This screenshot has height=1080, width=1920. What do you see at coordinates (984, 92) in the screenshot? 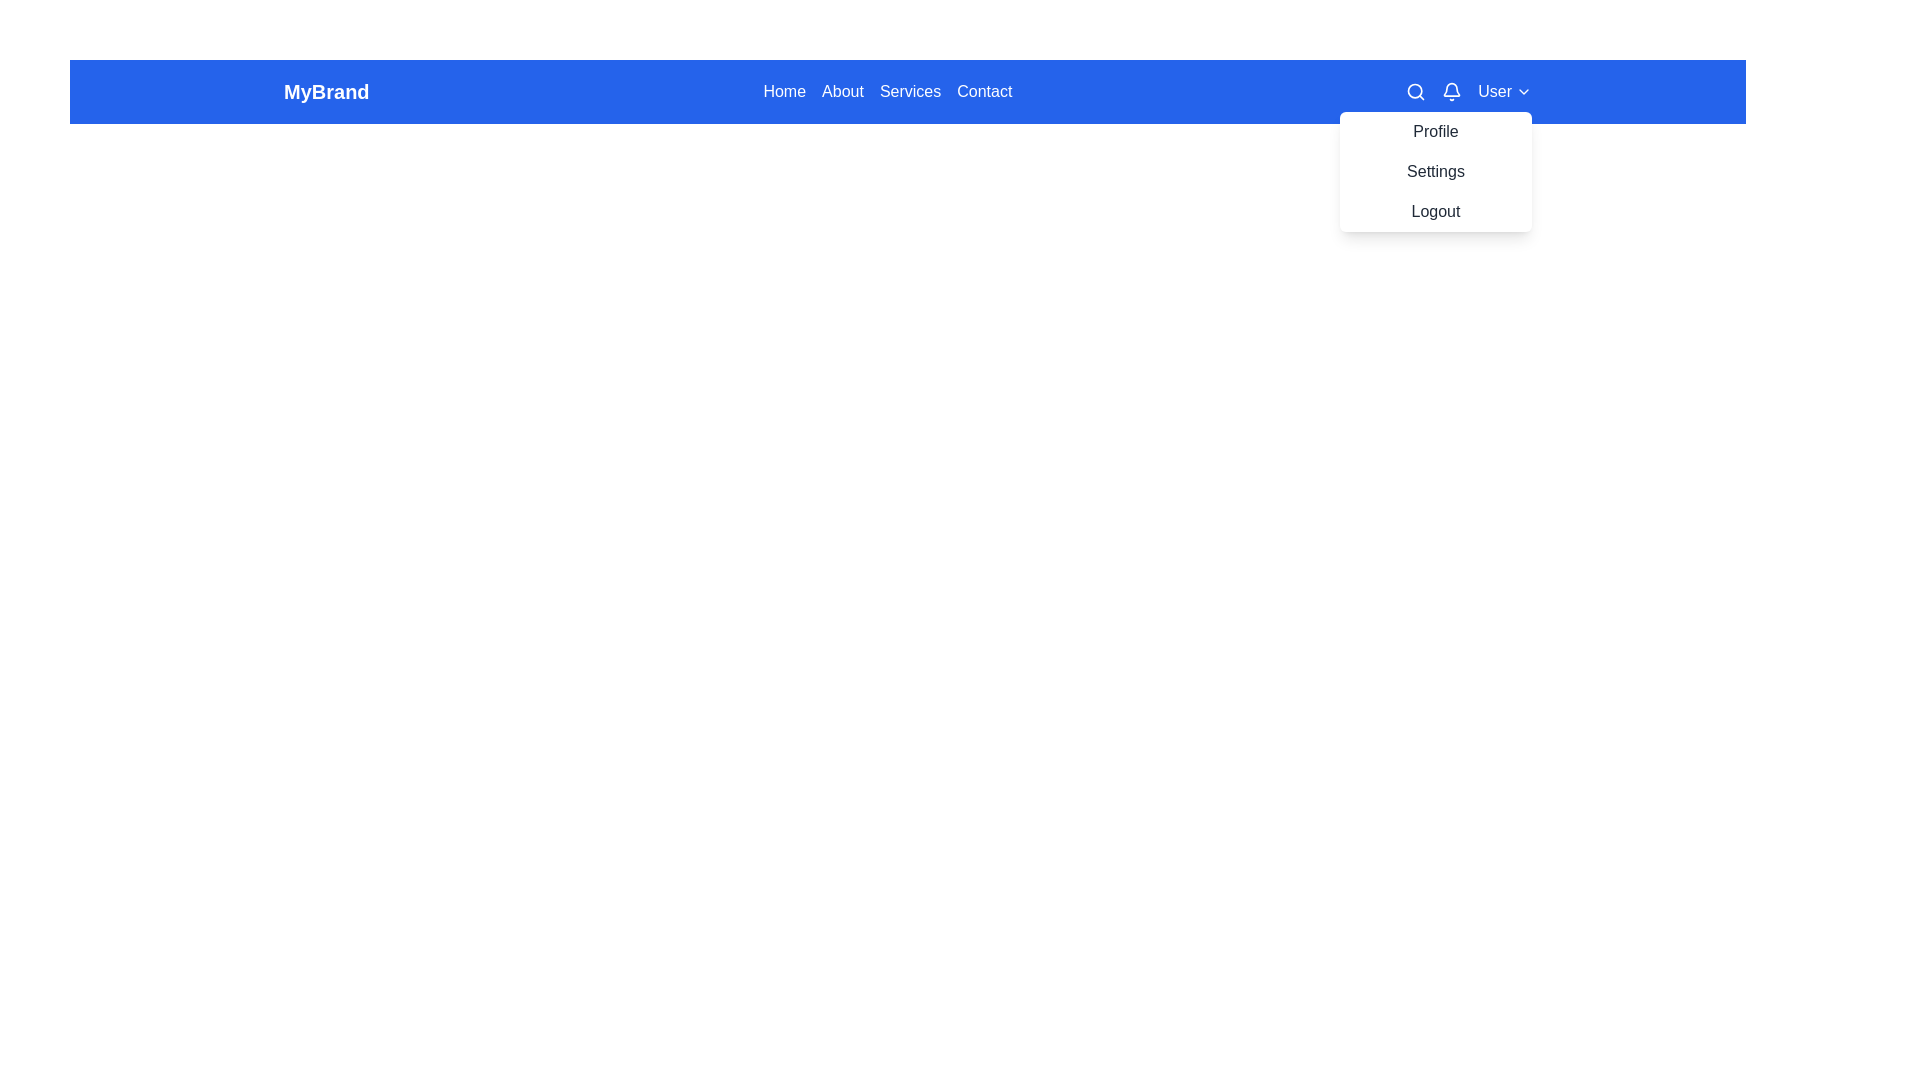
I see `the text link labeled 'Contact' in the top-right navigation menu` at bounding box center [984, 92].